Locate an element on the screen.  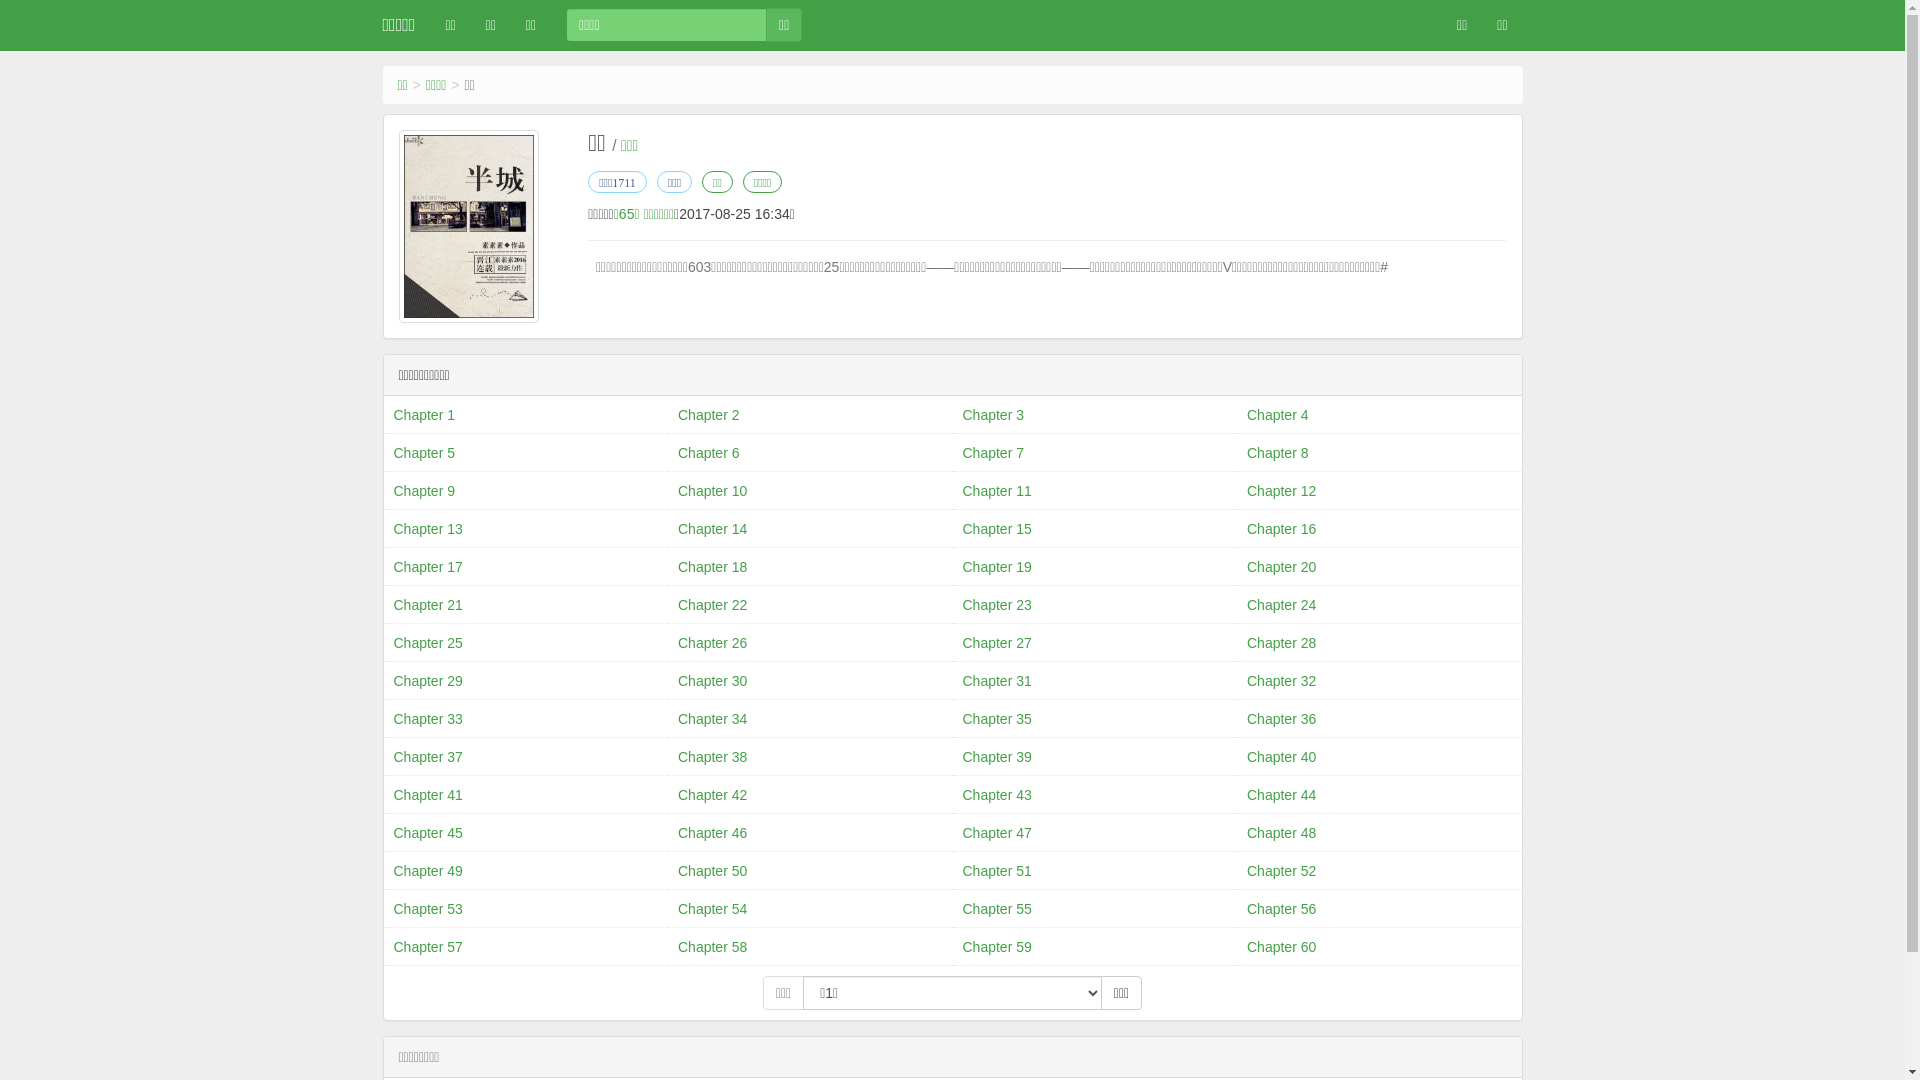
'Chapter 19' is located at coordinates (1093, 567).